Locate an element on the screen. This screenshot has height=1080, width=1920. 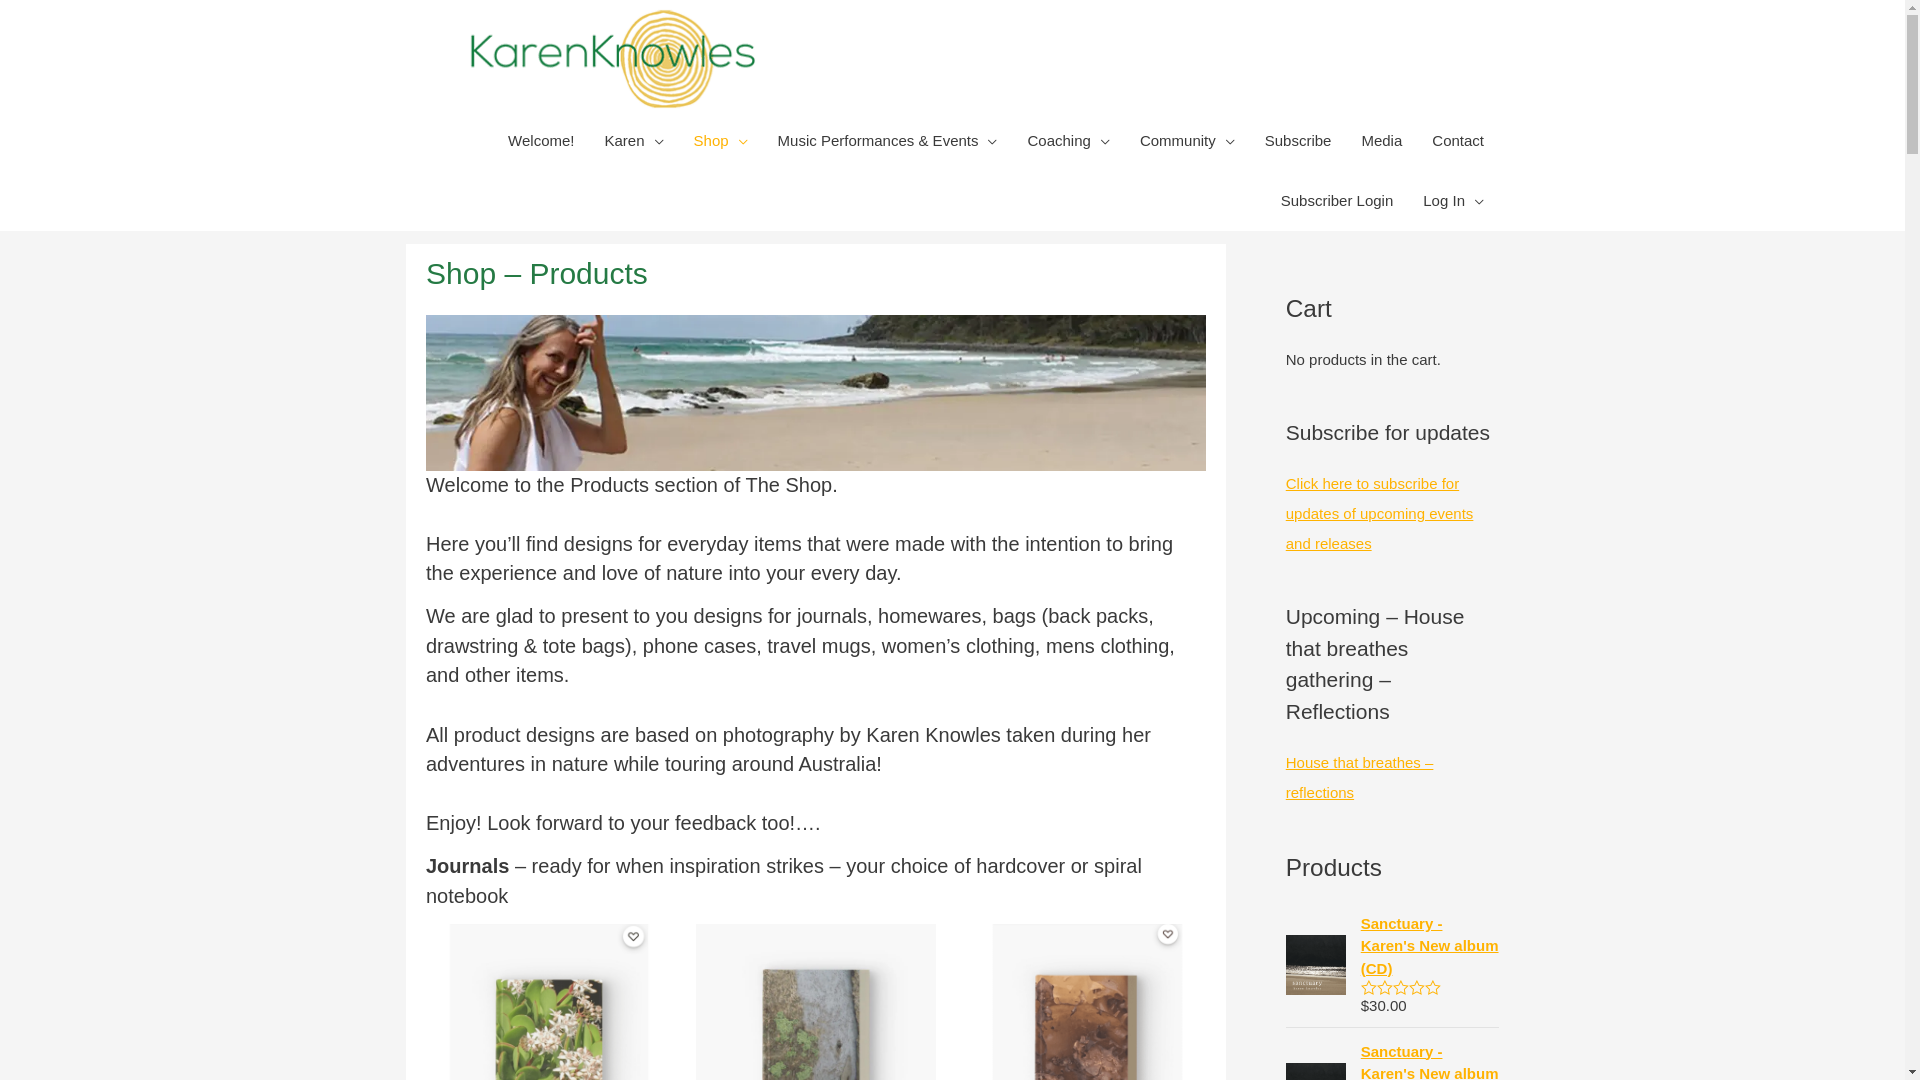
'Welcome!' is located at coordinates (541, 140).